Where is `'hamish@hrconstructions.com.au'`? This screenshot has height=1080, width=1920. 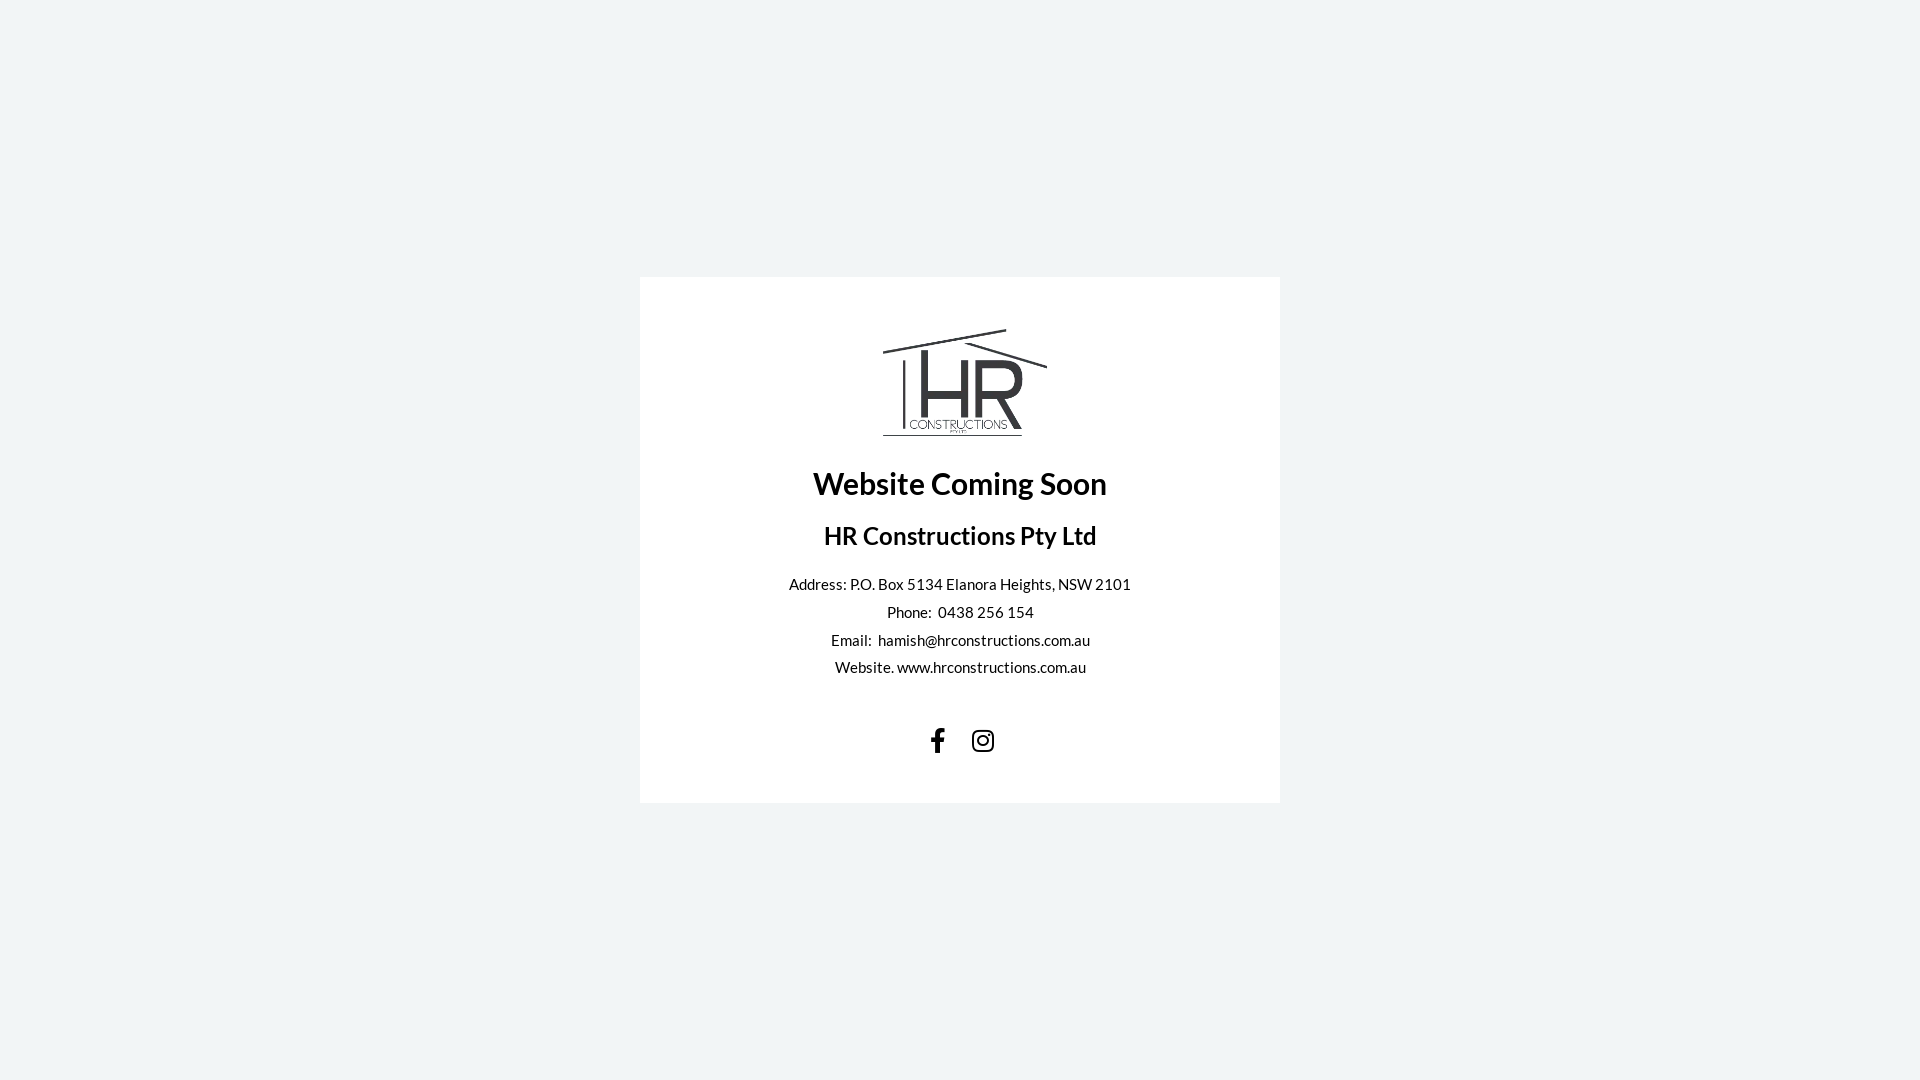 'hamish@hrconstructions.com.au' is located at coordinates (878, 640).